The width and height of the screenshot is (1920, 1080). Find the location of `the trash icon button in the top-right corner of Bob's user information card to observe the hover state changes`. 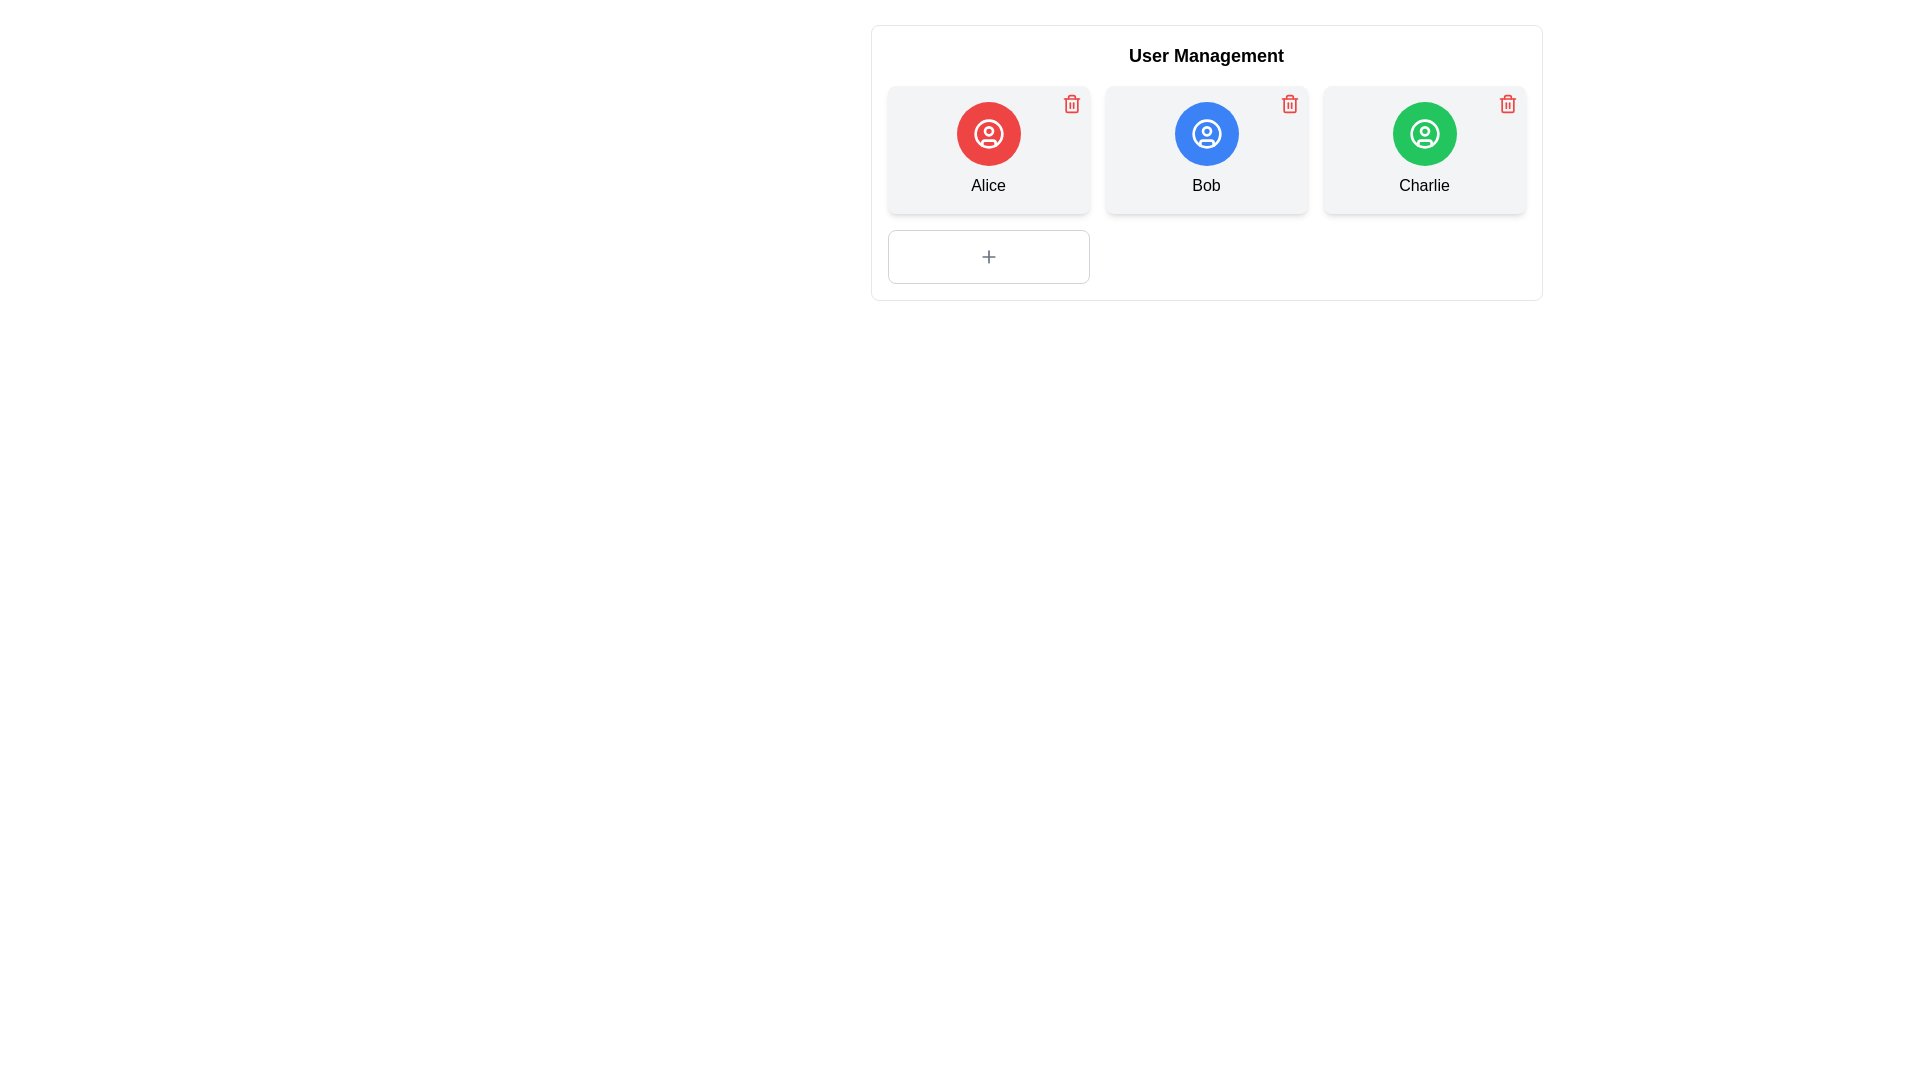

the trash icon button in the top-right corner of Bob's user information card to observe the hover state changes is located at coordinates (1289, 104).